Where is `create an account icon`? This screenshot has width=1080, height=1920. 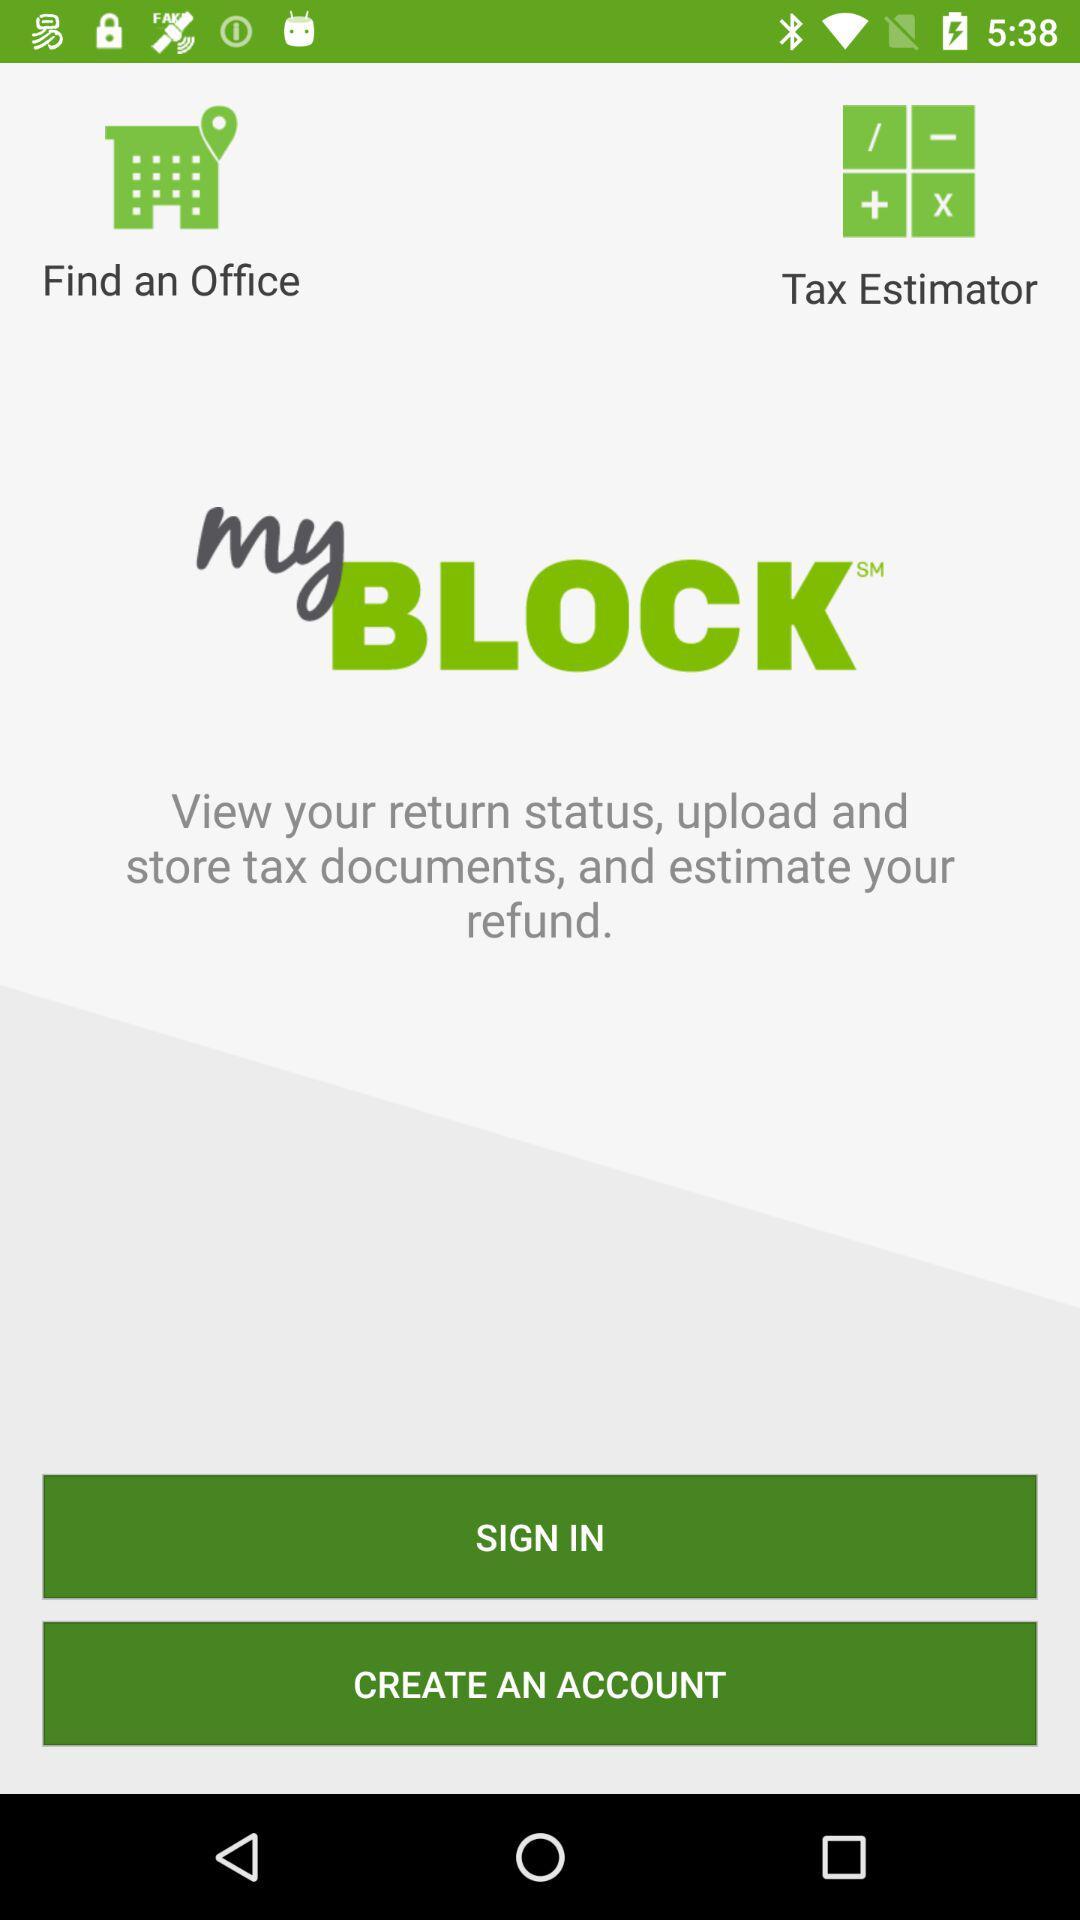
create an account icon is located at coordinates (540, 1682).